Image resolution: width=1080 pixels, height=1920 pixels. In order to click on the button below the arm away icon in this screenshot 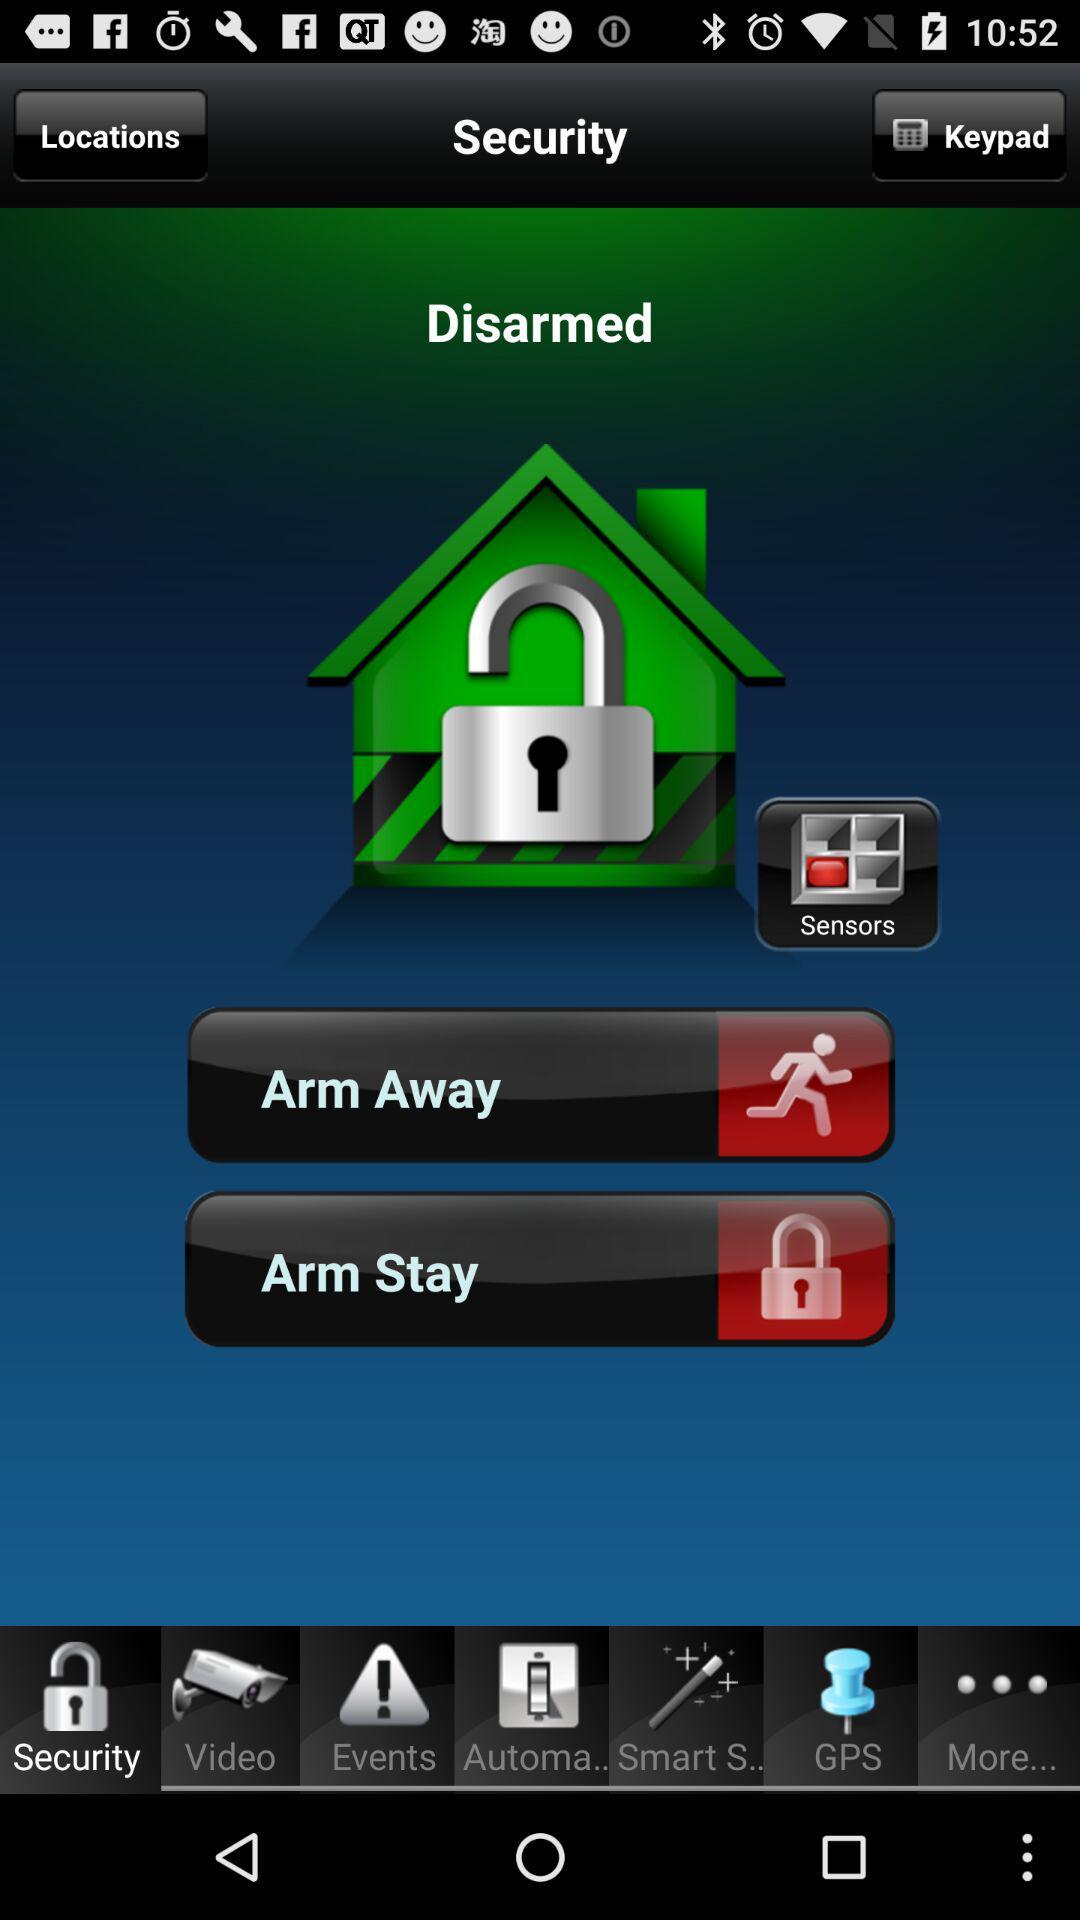, I will do `click(540, 1269)`.